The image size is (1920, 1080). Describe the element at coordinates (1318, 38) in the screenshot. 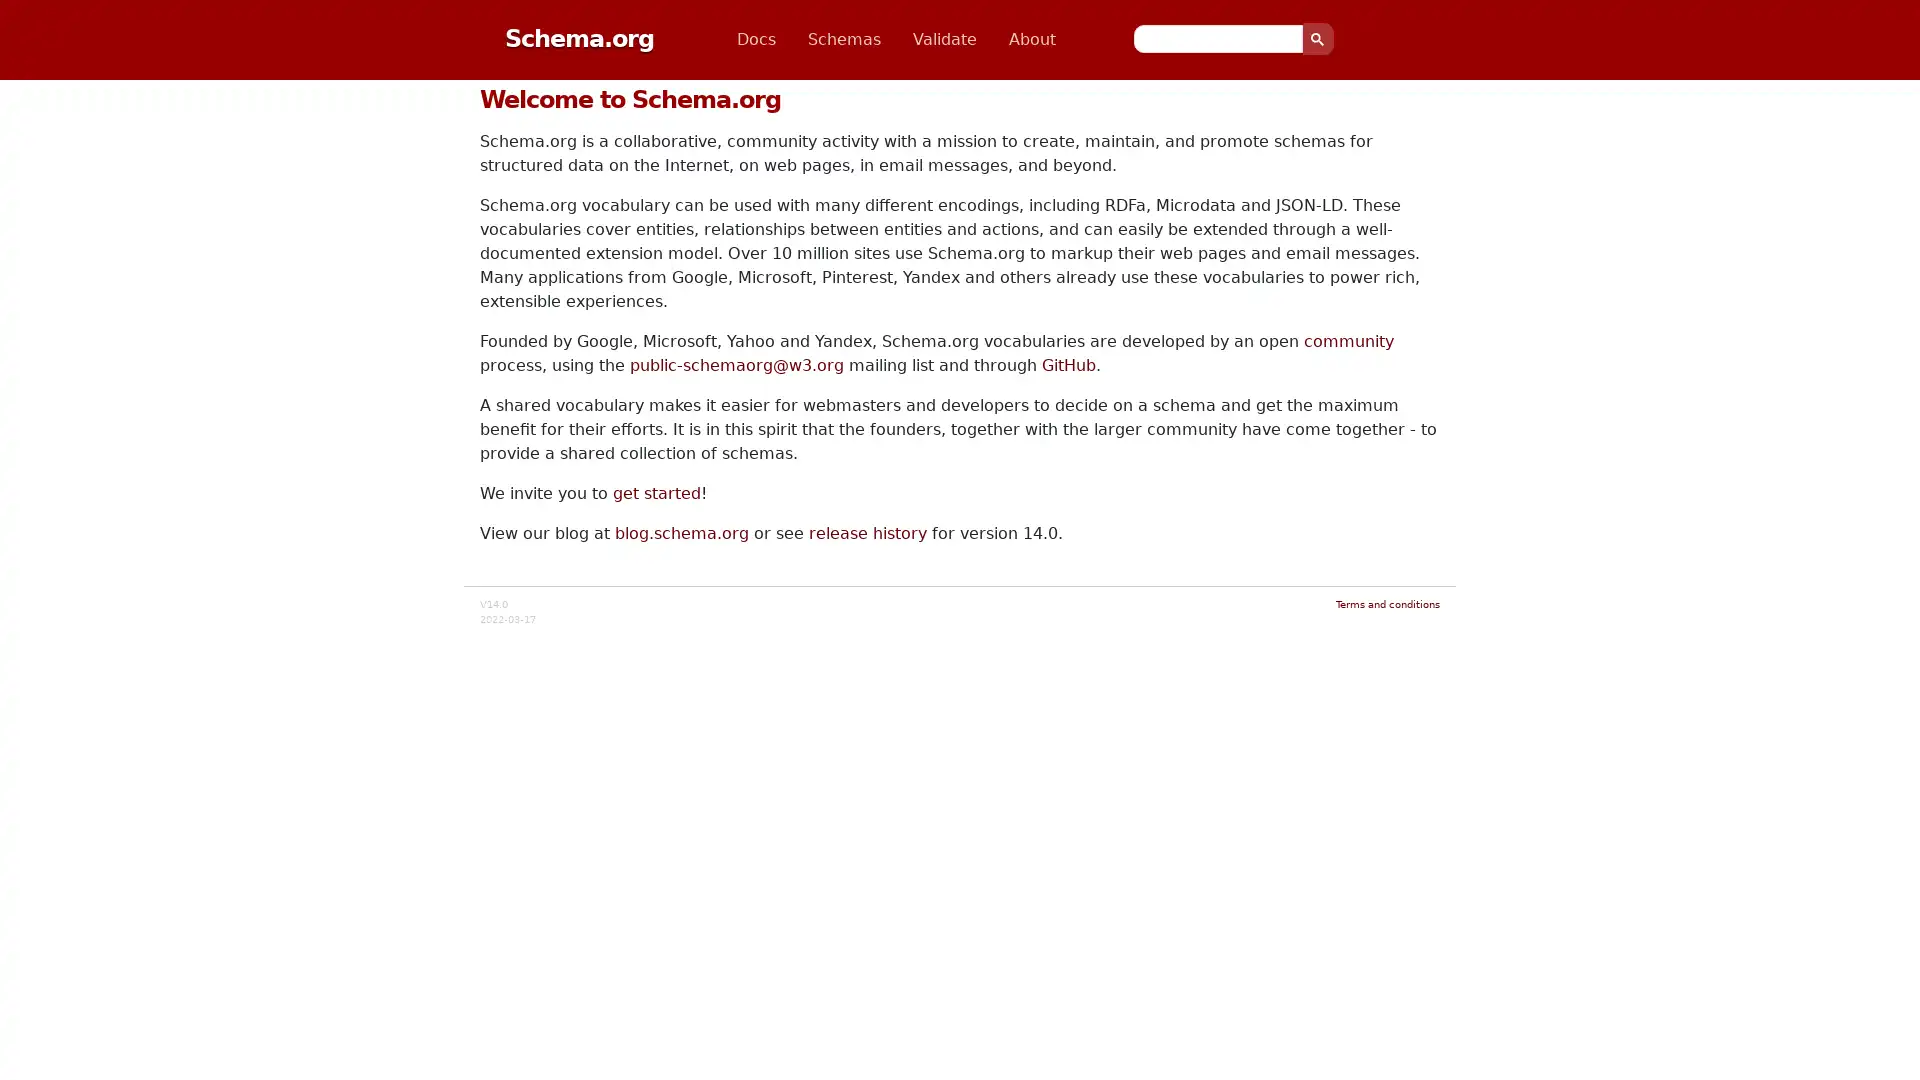

I see `search` at that location.